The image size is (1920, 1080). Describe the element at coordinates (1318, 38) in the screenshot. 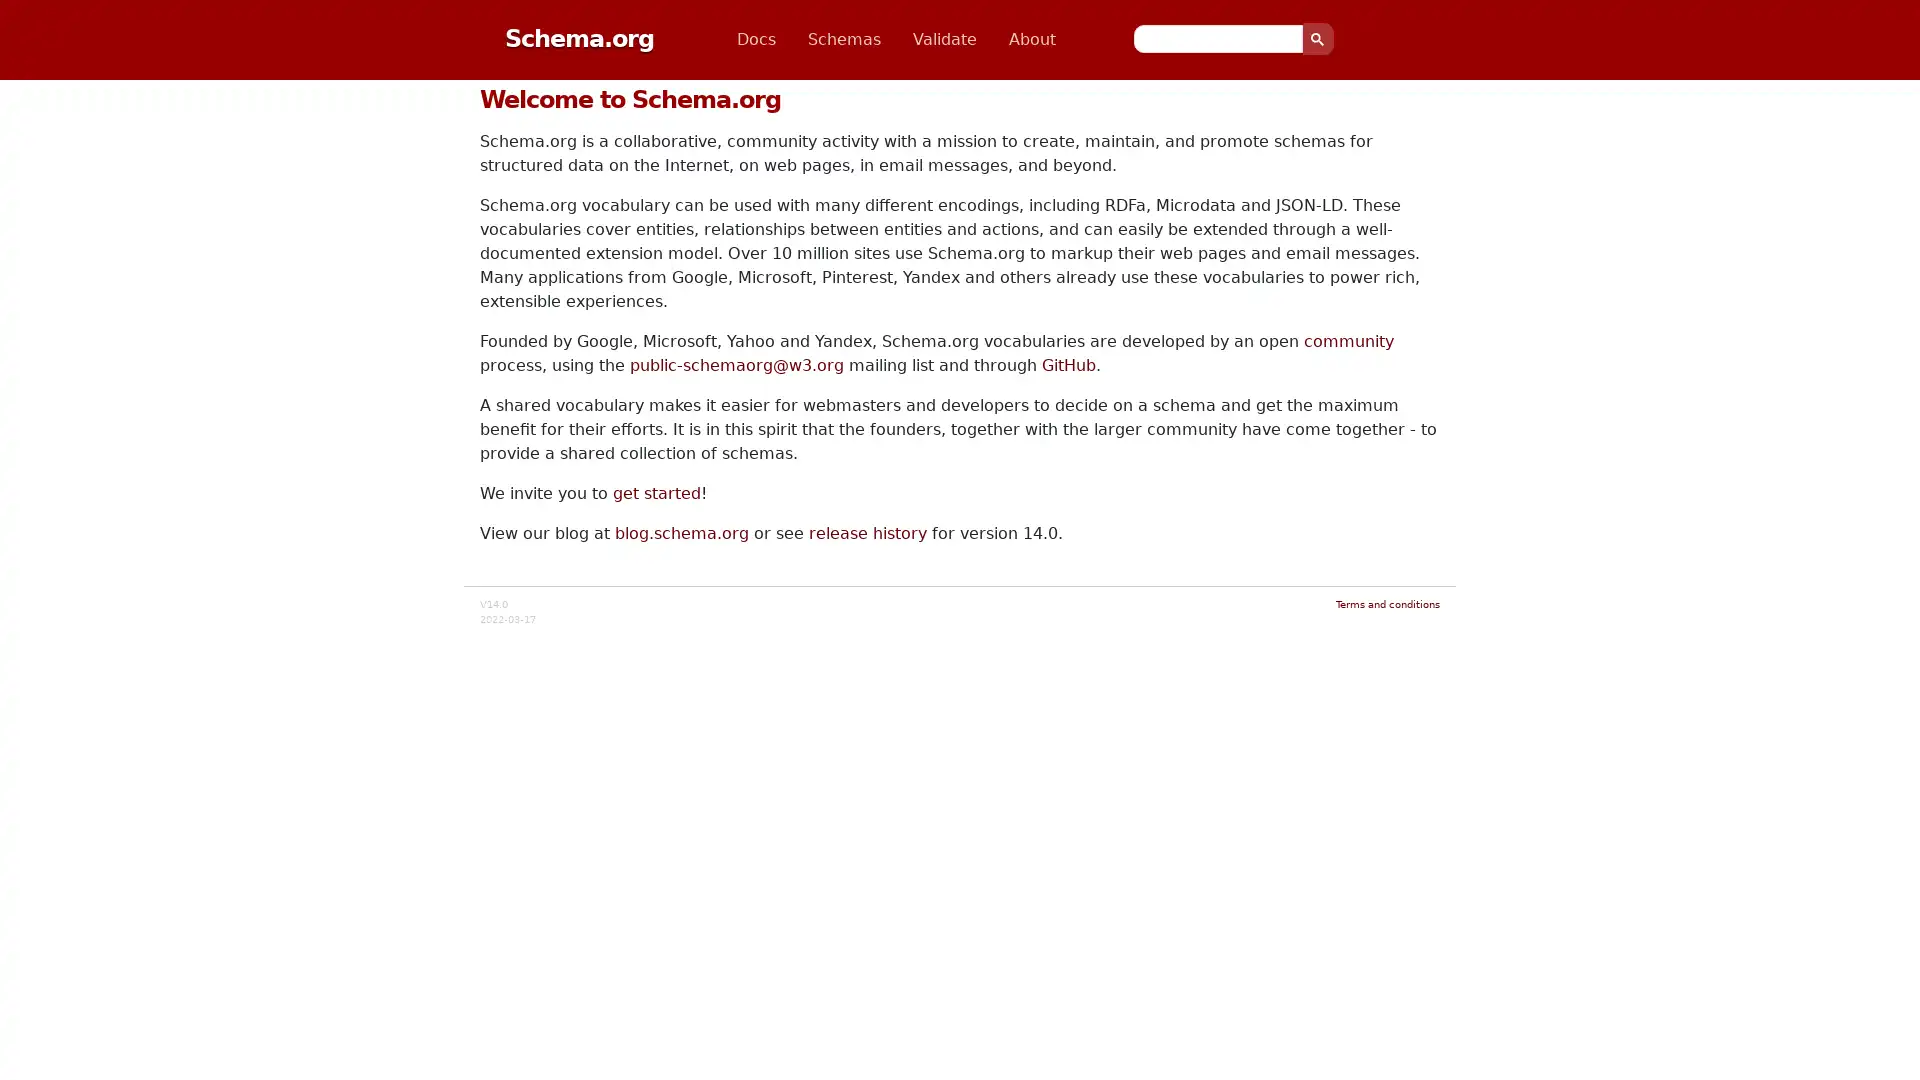

I see `search` at that location.